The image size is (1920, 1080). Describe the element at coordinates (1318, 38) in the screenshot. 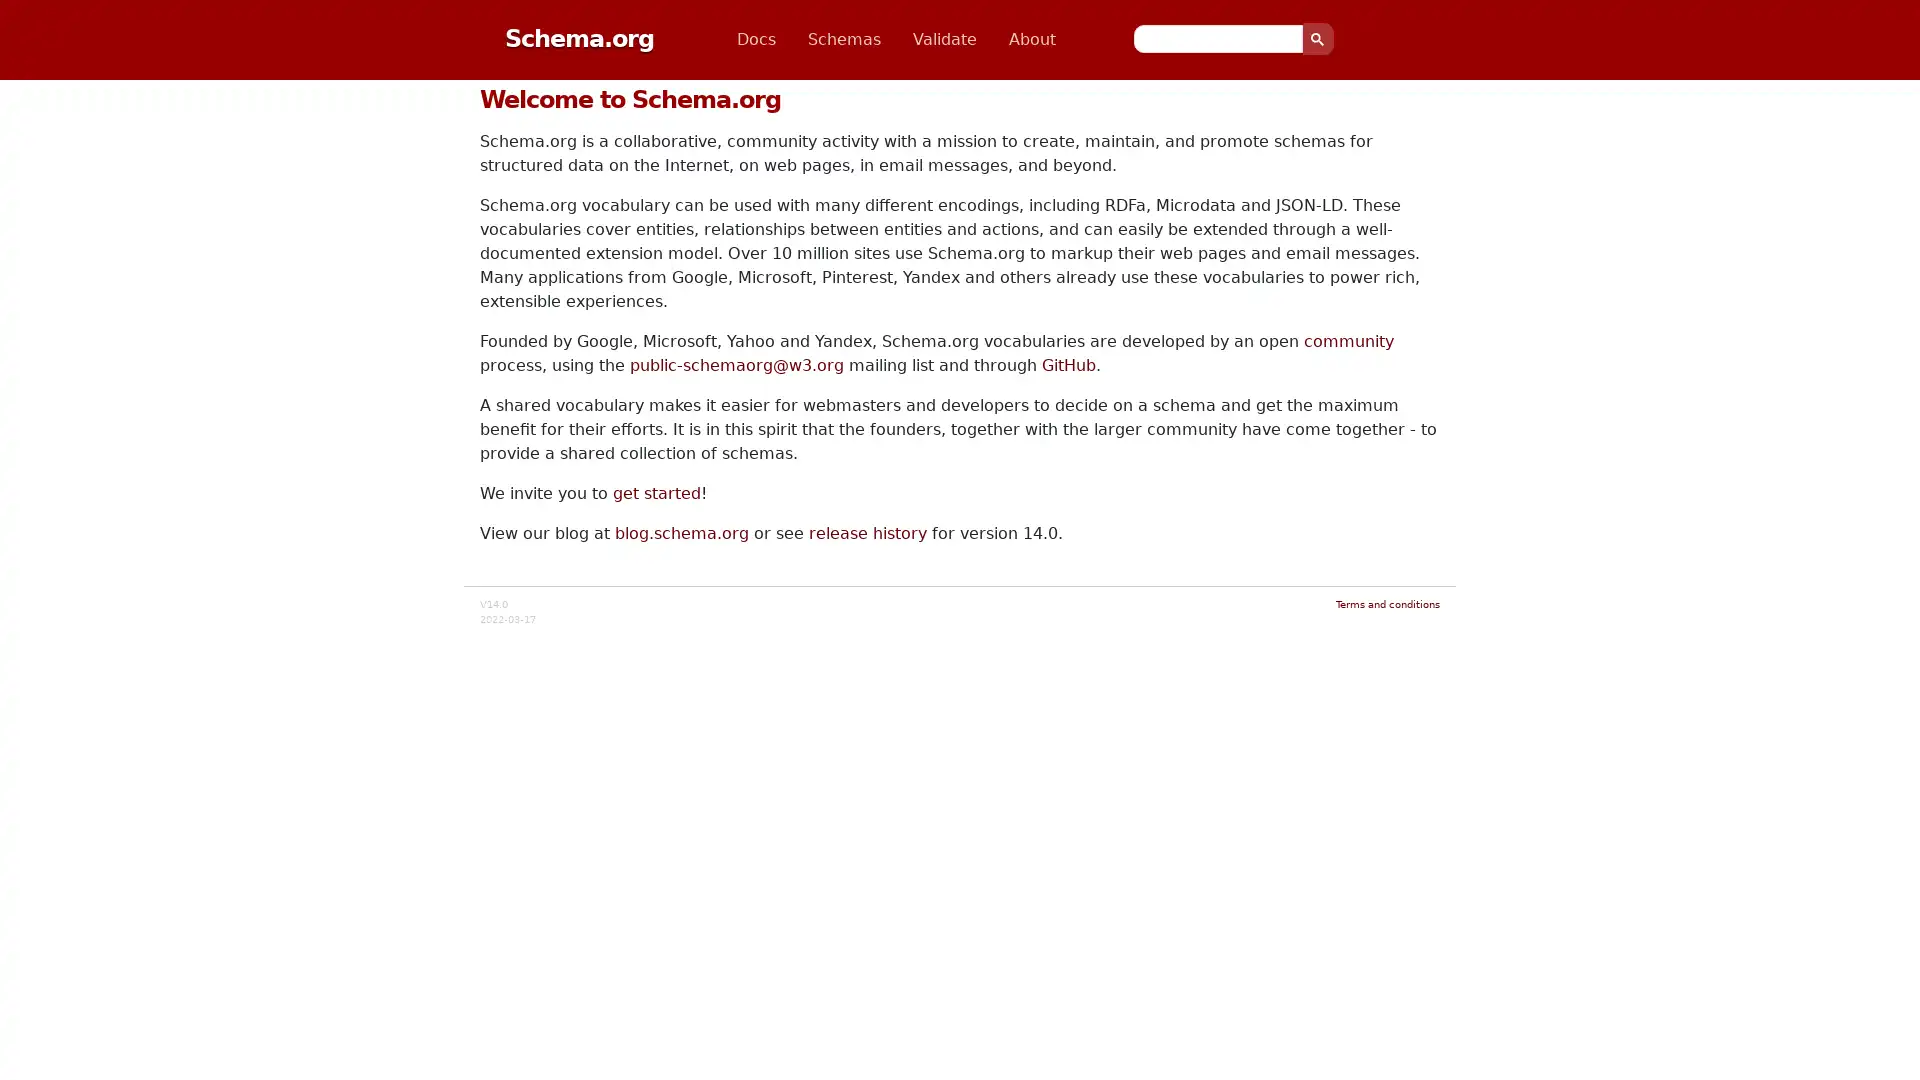

I see `search` at that location.